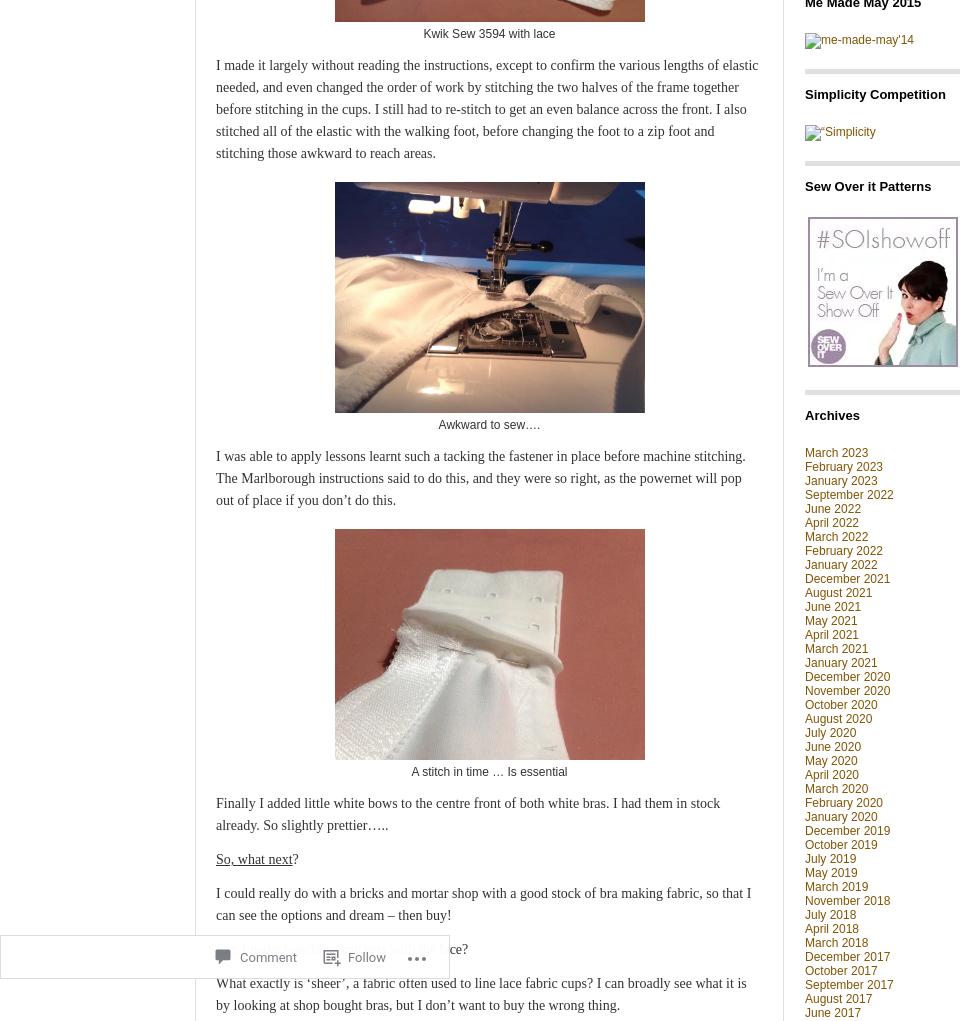 Image resolution: width=980 pixels, height=1021 pixels. I want to click on 'September 2022', so click(848, 492).